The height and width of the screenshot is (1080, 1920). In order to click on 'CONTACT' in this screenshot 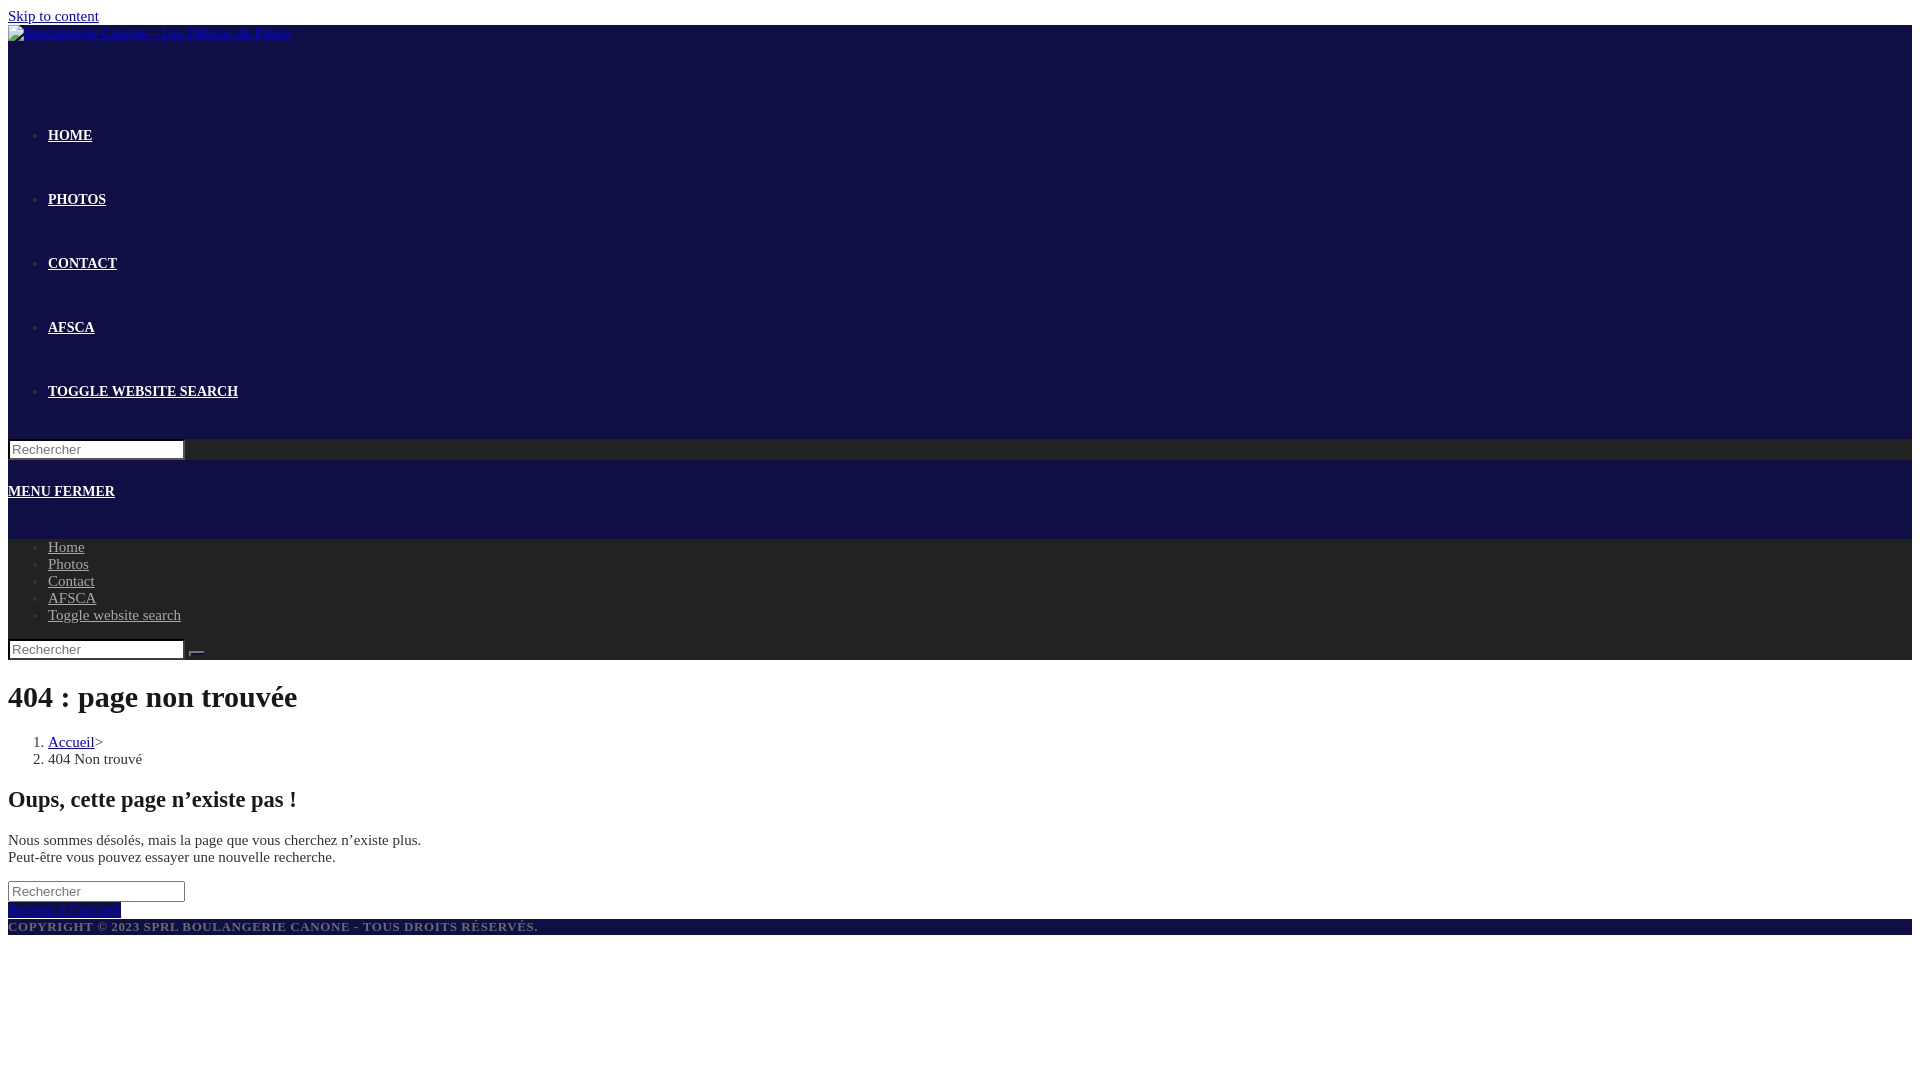, I will do `click(81, 262)`.